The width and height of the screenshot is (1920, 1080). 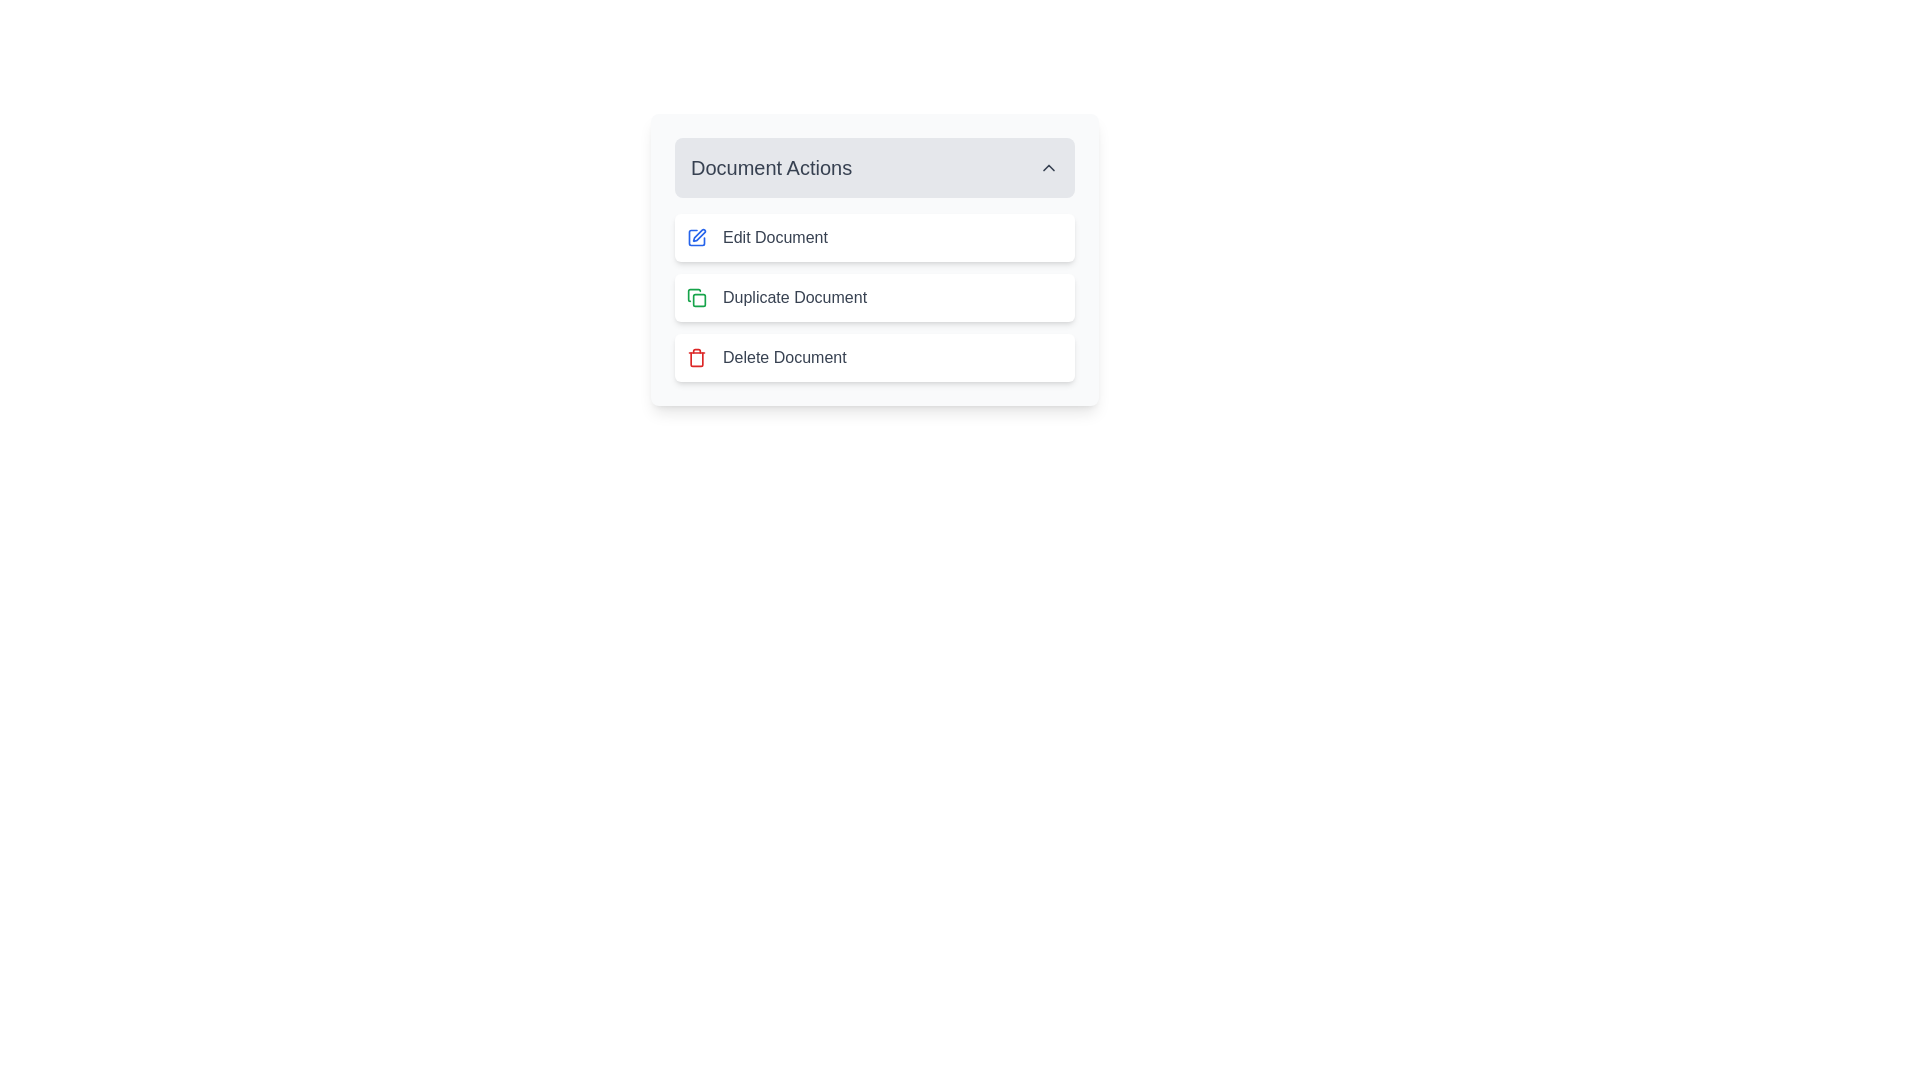 What do you see at coordinates (696, 297) in the screenshot?
I see `the small green Decorative Icon representing a copy action, located to the left of the text 'Duplicate Document' in the 'Document Actions' dropdown` at bounding box center [696, 297].